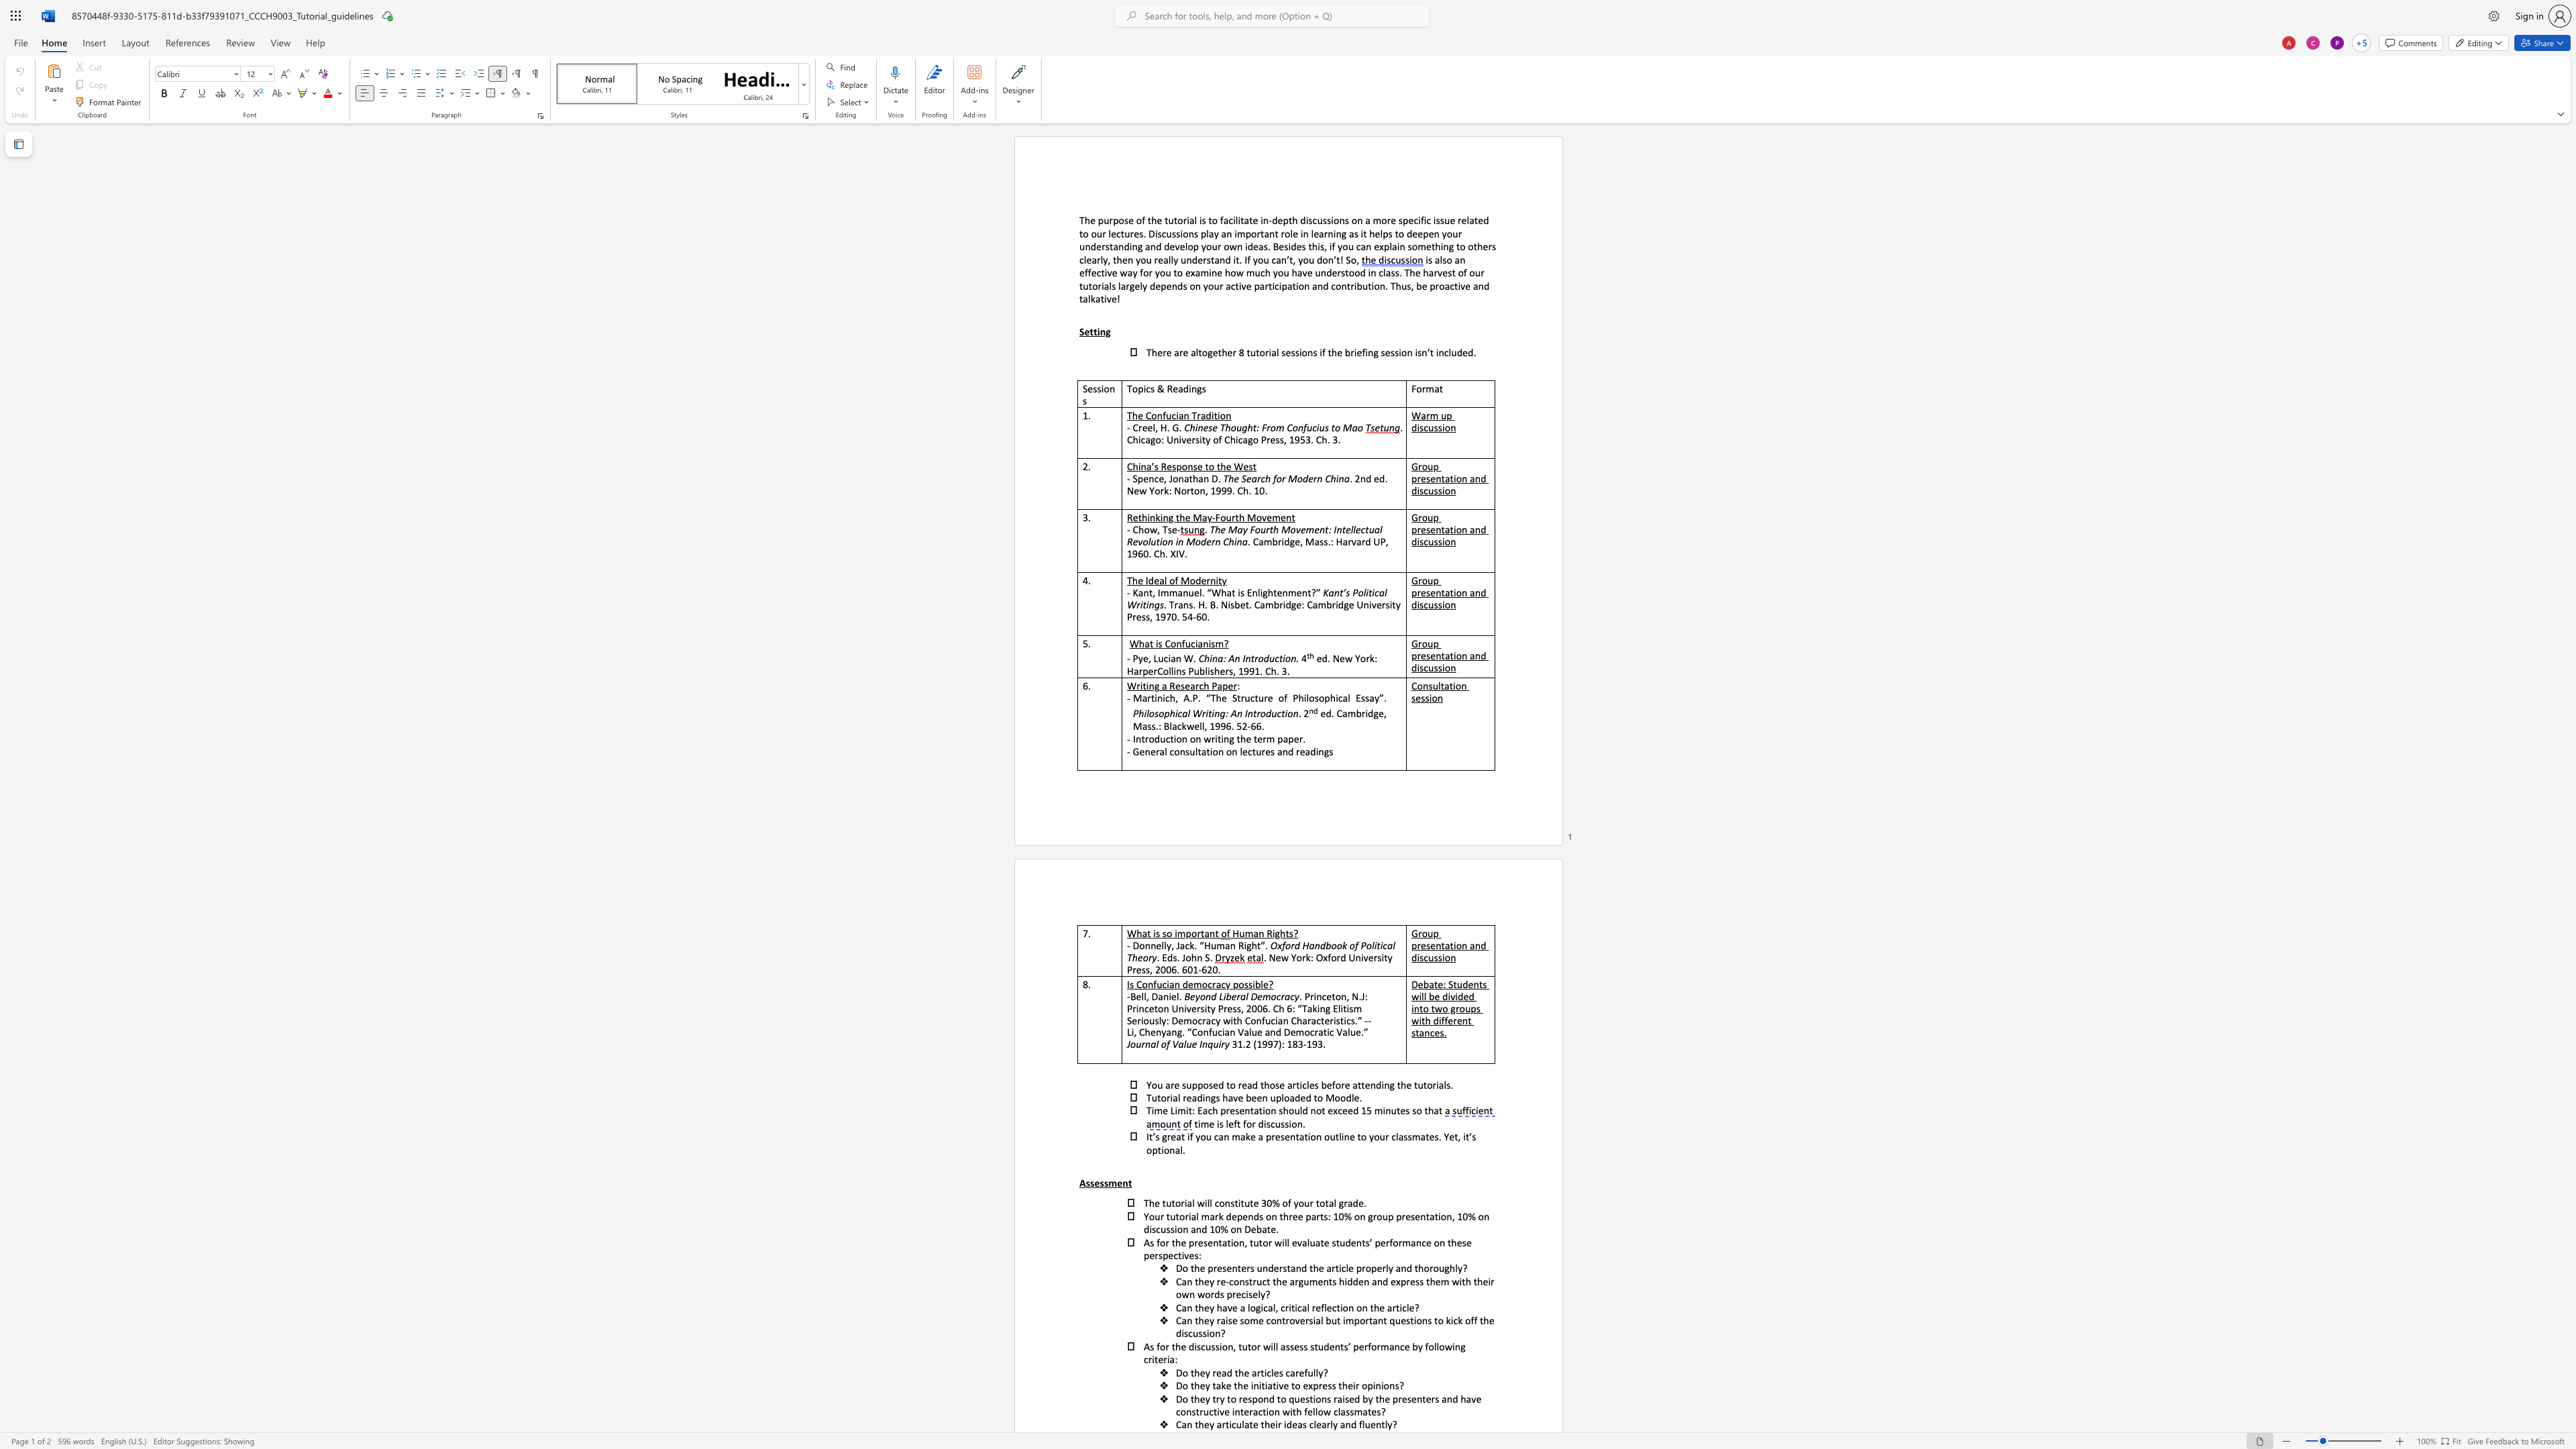 The height and width of the screenshot is (1449, 2576). I want to click on the space between the continuous character "a" and "r" in the text, so click(1264, 284).